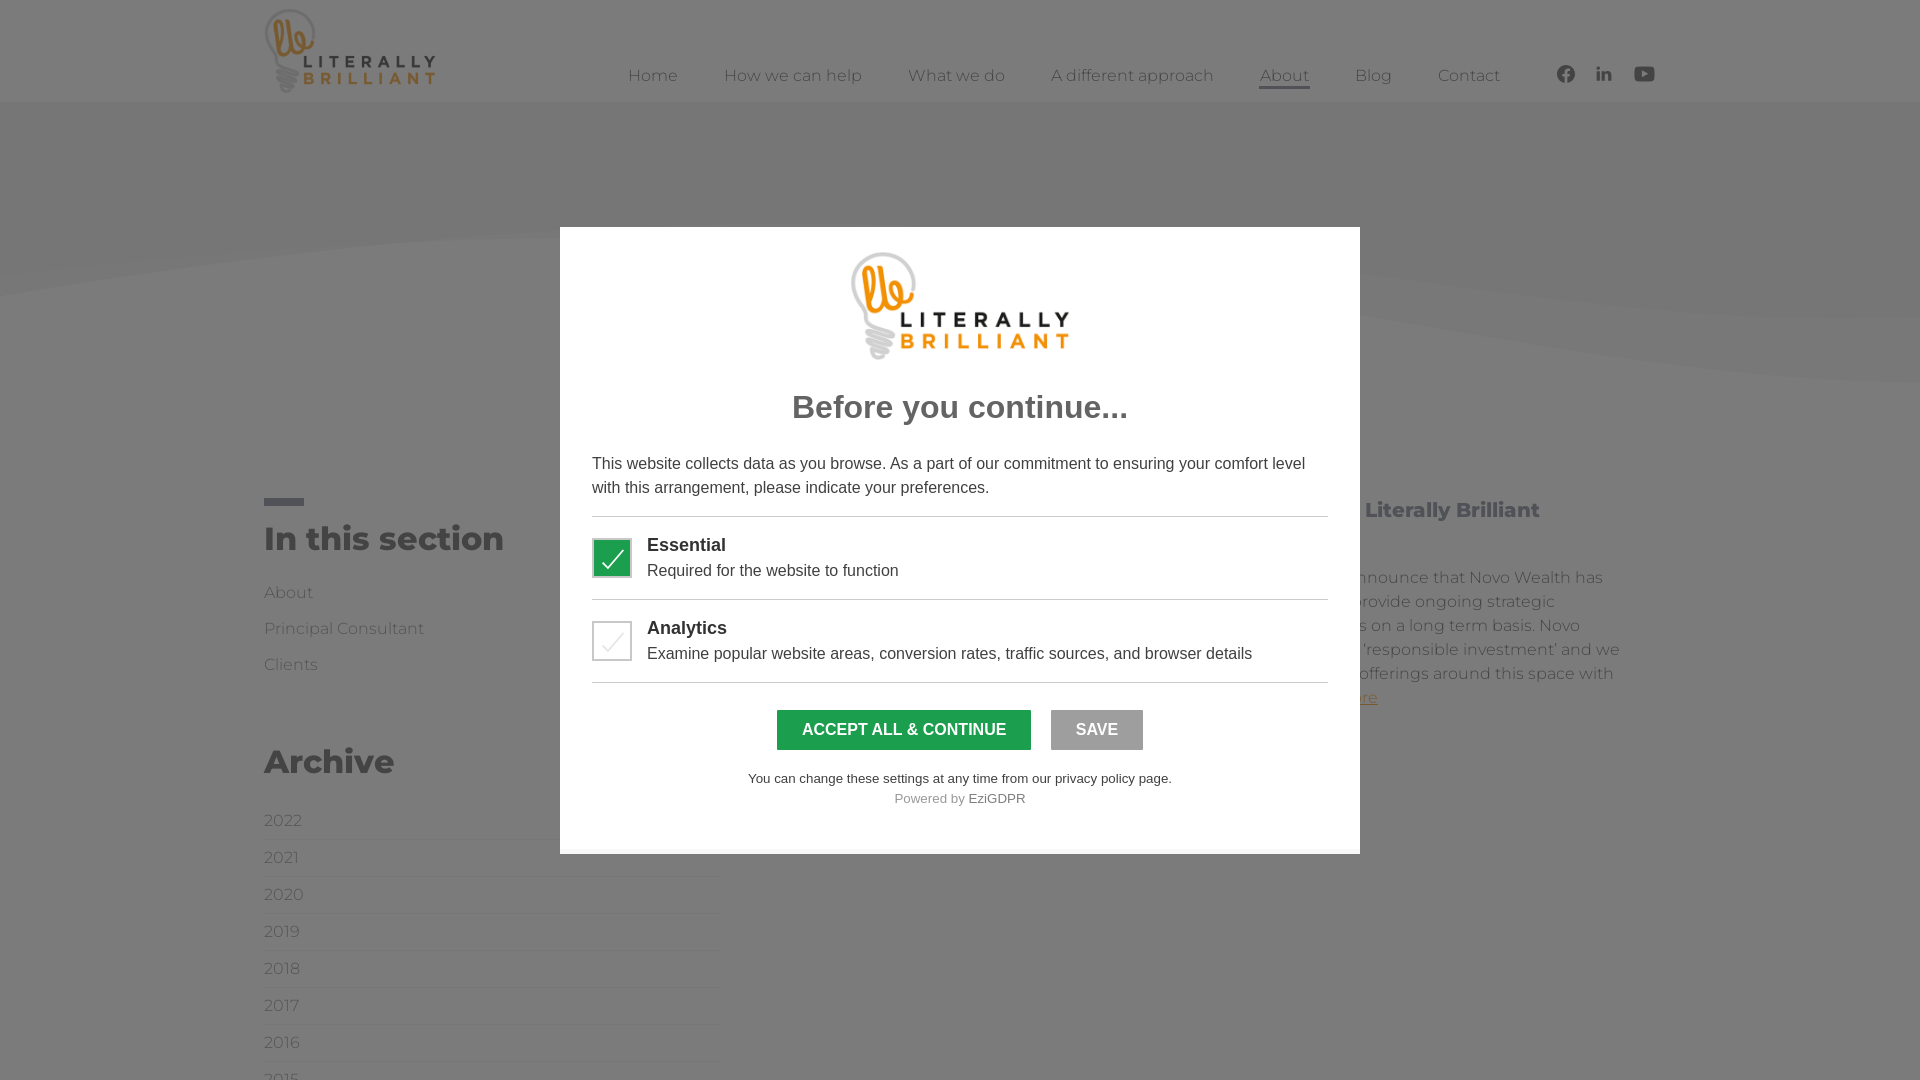 The height and width of the screenshot is (1080, 1920). What do you see at coordinates (1265, 741) in the screenshot?
I see `'Old client news'` at bounding box center [1265, 741].